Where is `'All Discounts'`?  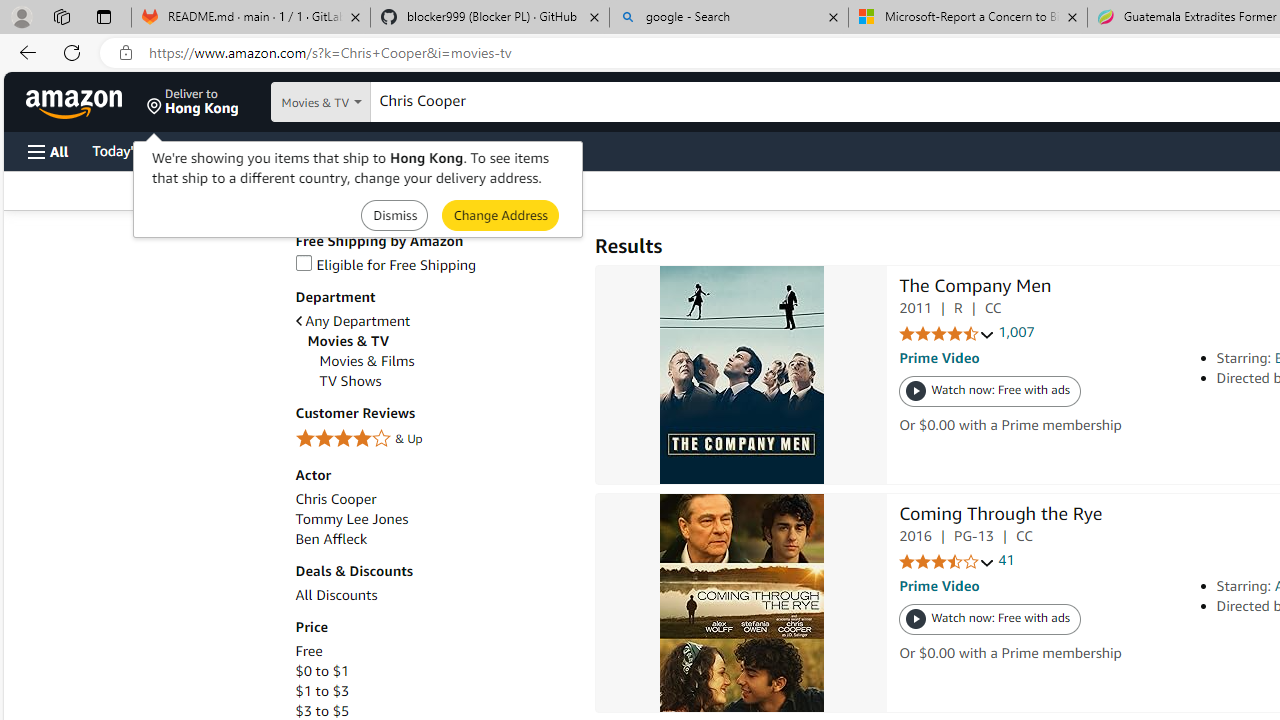 'All Discounts' is located at coordinates (433, 594).